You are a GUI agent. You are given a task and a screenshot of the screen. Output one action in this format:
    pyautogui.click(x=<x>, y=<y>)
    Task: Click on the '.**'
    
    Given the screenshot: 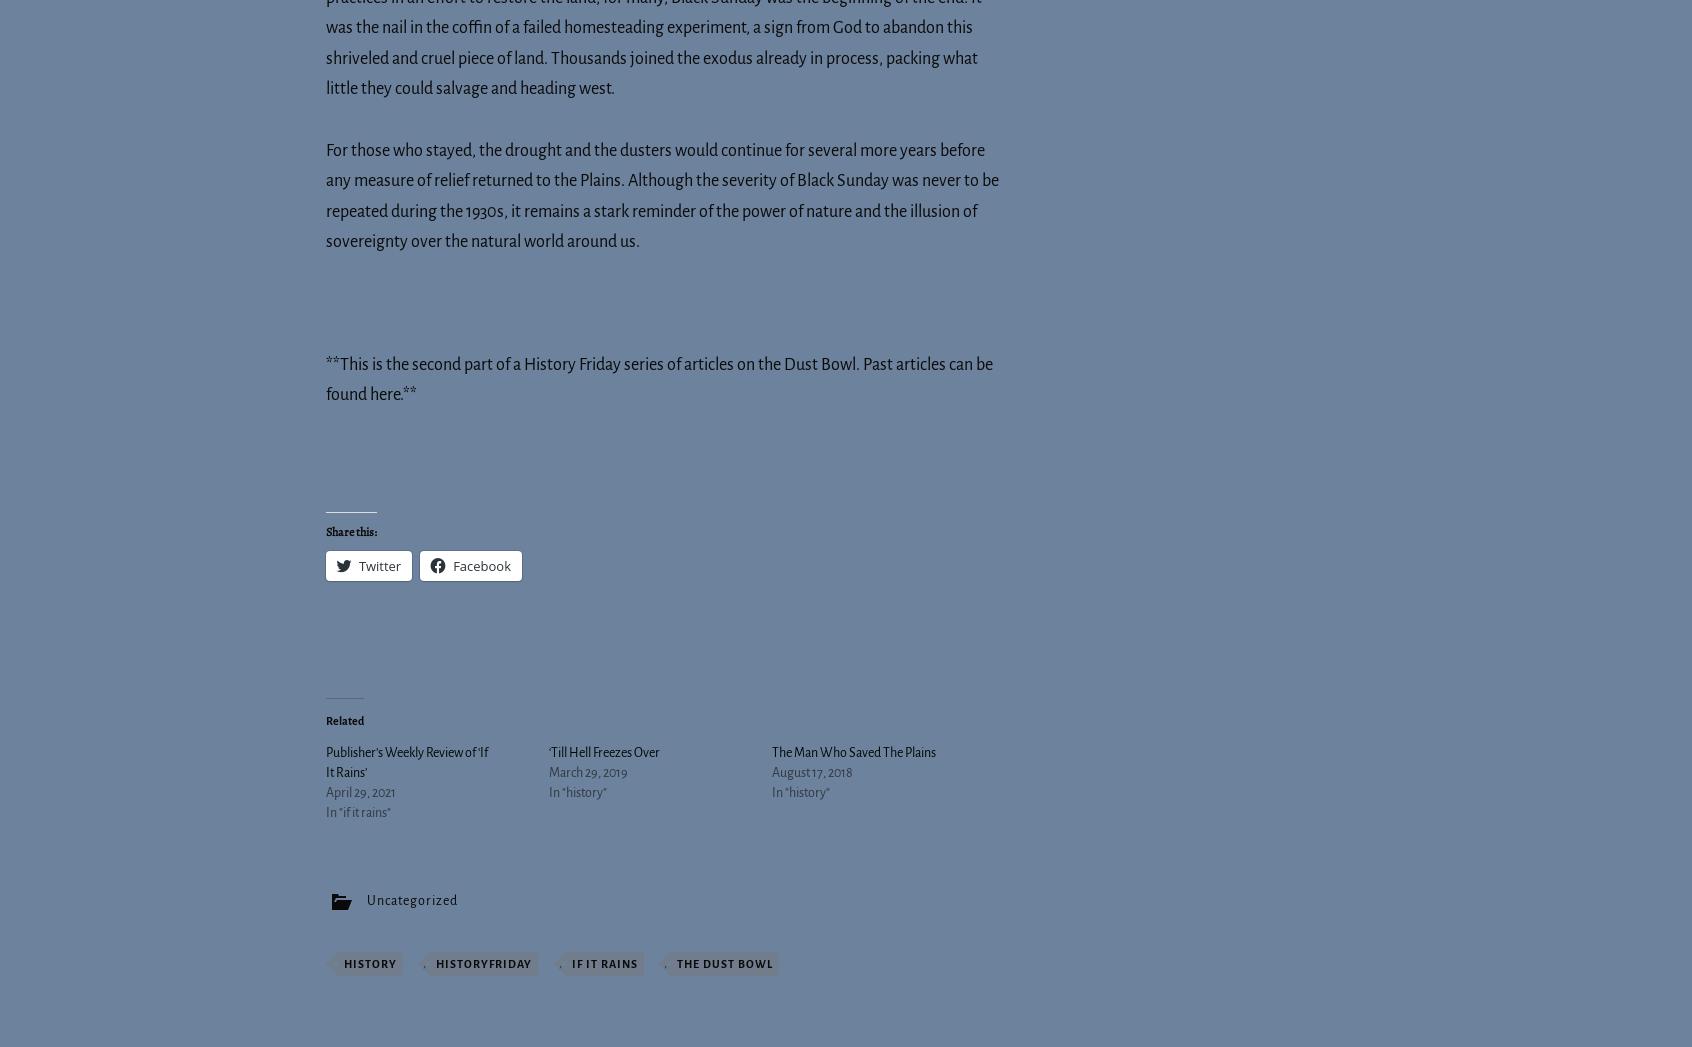 What is the action you would take?
    pyautogui.click(x=408, y=394)
    